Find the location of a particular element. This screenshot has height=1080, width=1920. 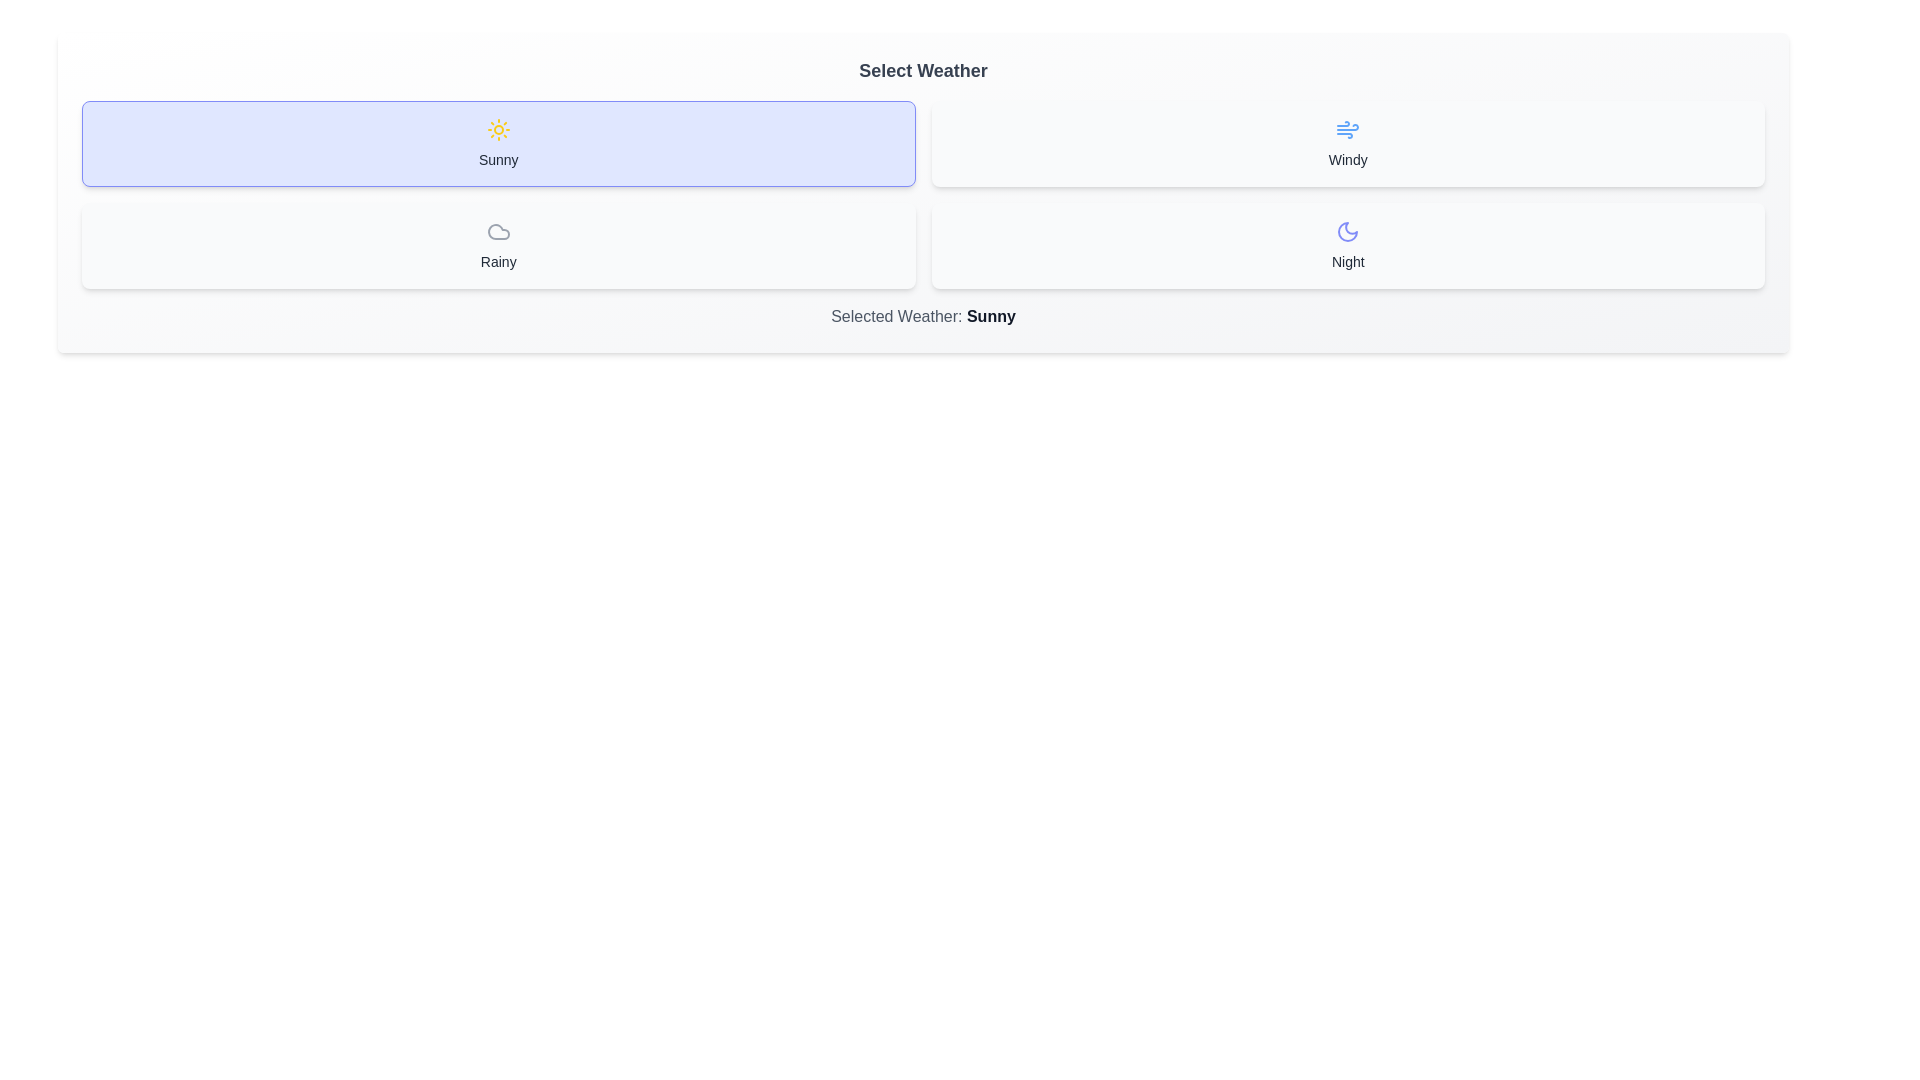

the button corresponding to the weather option Night is located at coordinates (1348, 245).